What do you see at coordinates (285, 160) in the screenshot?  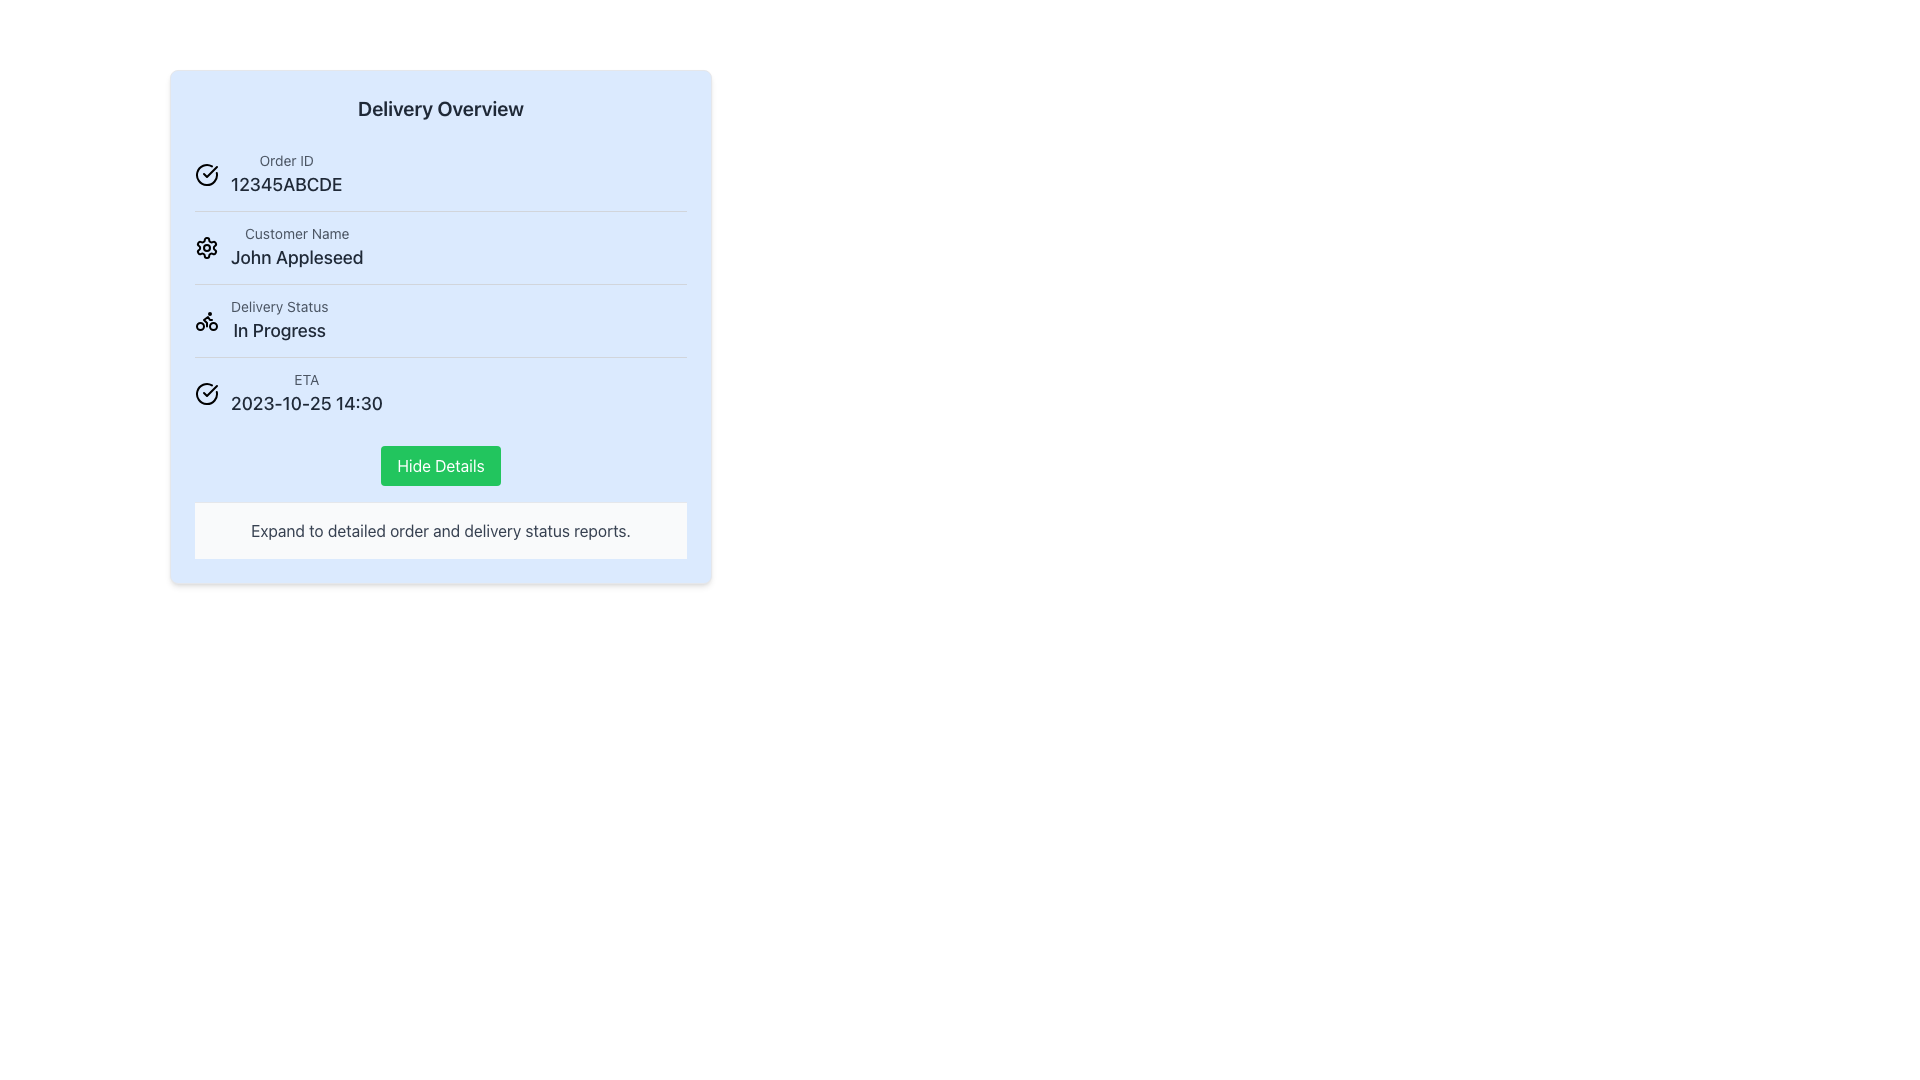 I see `the label that identifies the associated order ID value, which is positioned above the order ID text '12345ABCDE' within the delivery information card` at bounding box center [285, 160].